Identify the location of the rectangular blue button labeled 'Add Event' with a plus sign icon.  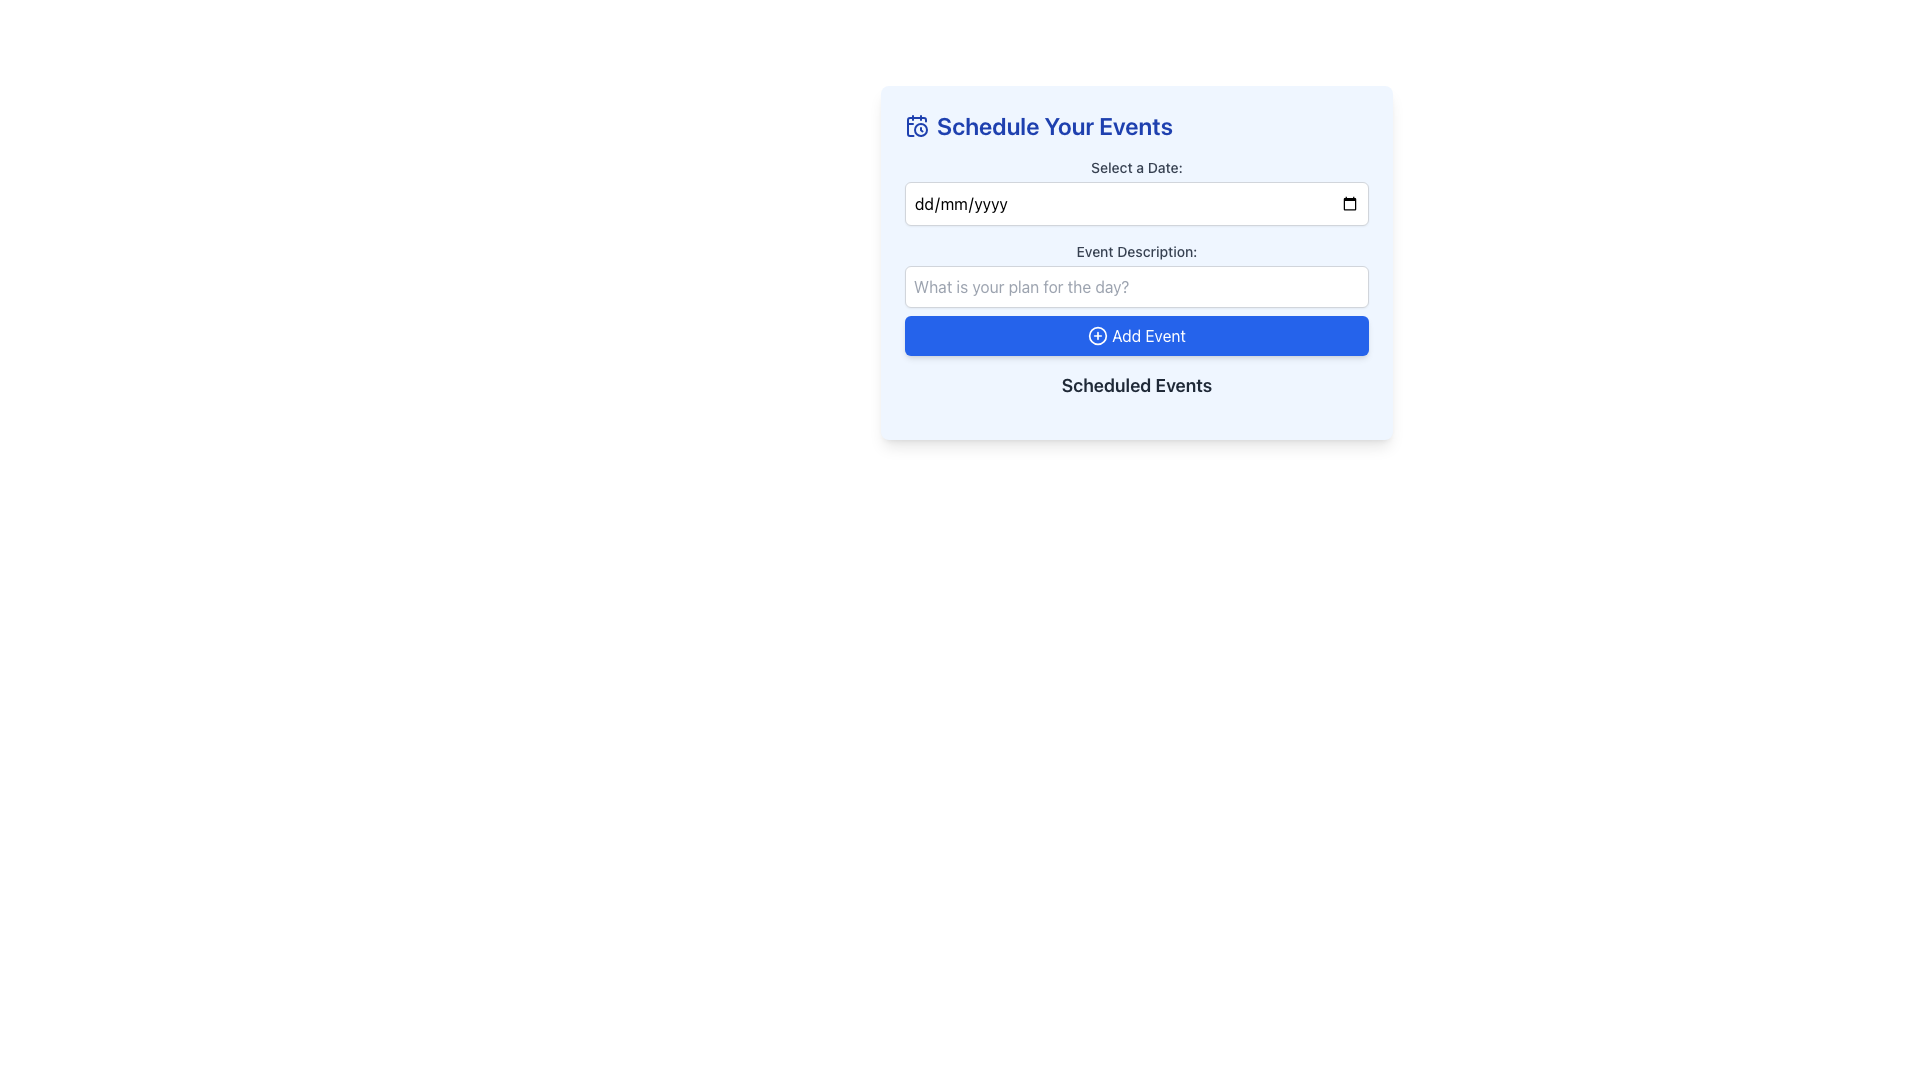
(1137, 334).